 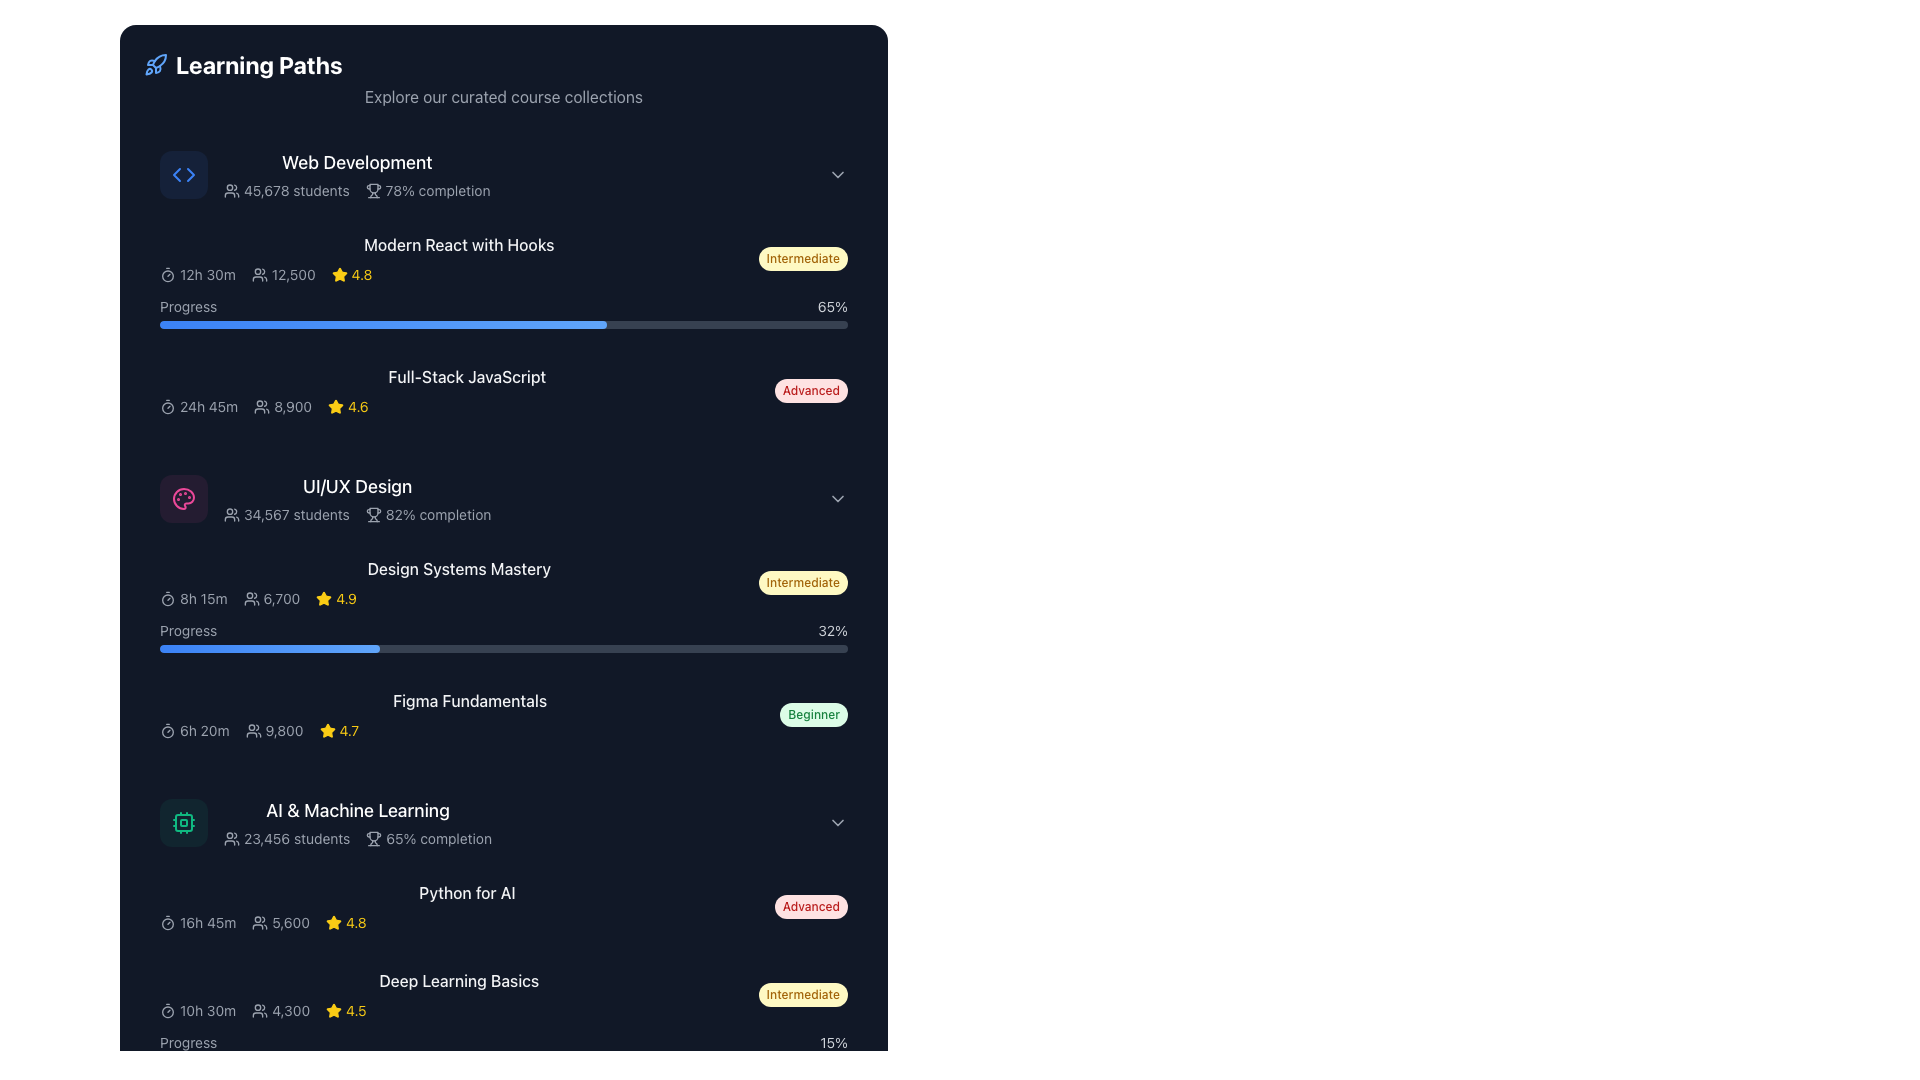 What do you see at coordinates (420, 323) in the screenshot?
I see `the progress bar` at bounding box center [420, 323].